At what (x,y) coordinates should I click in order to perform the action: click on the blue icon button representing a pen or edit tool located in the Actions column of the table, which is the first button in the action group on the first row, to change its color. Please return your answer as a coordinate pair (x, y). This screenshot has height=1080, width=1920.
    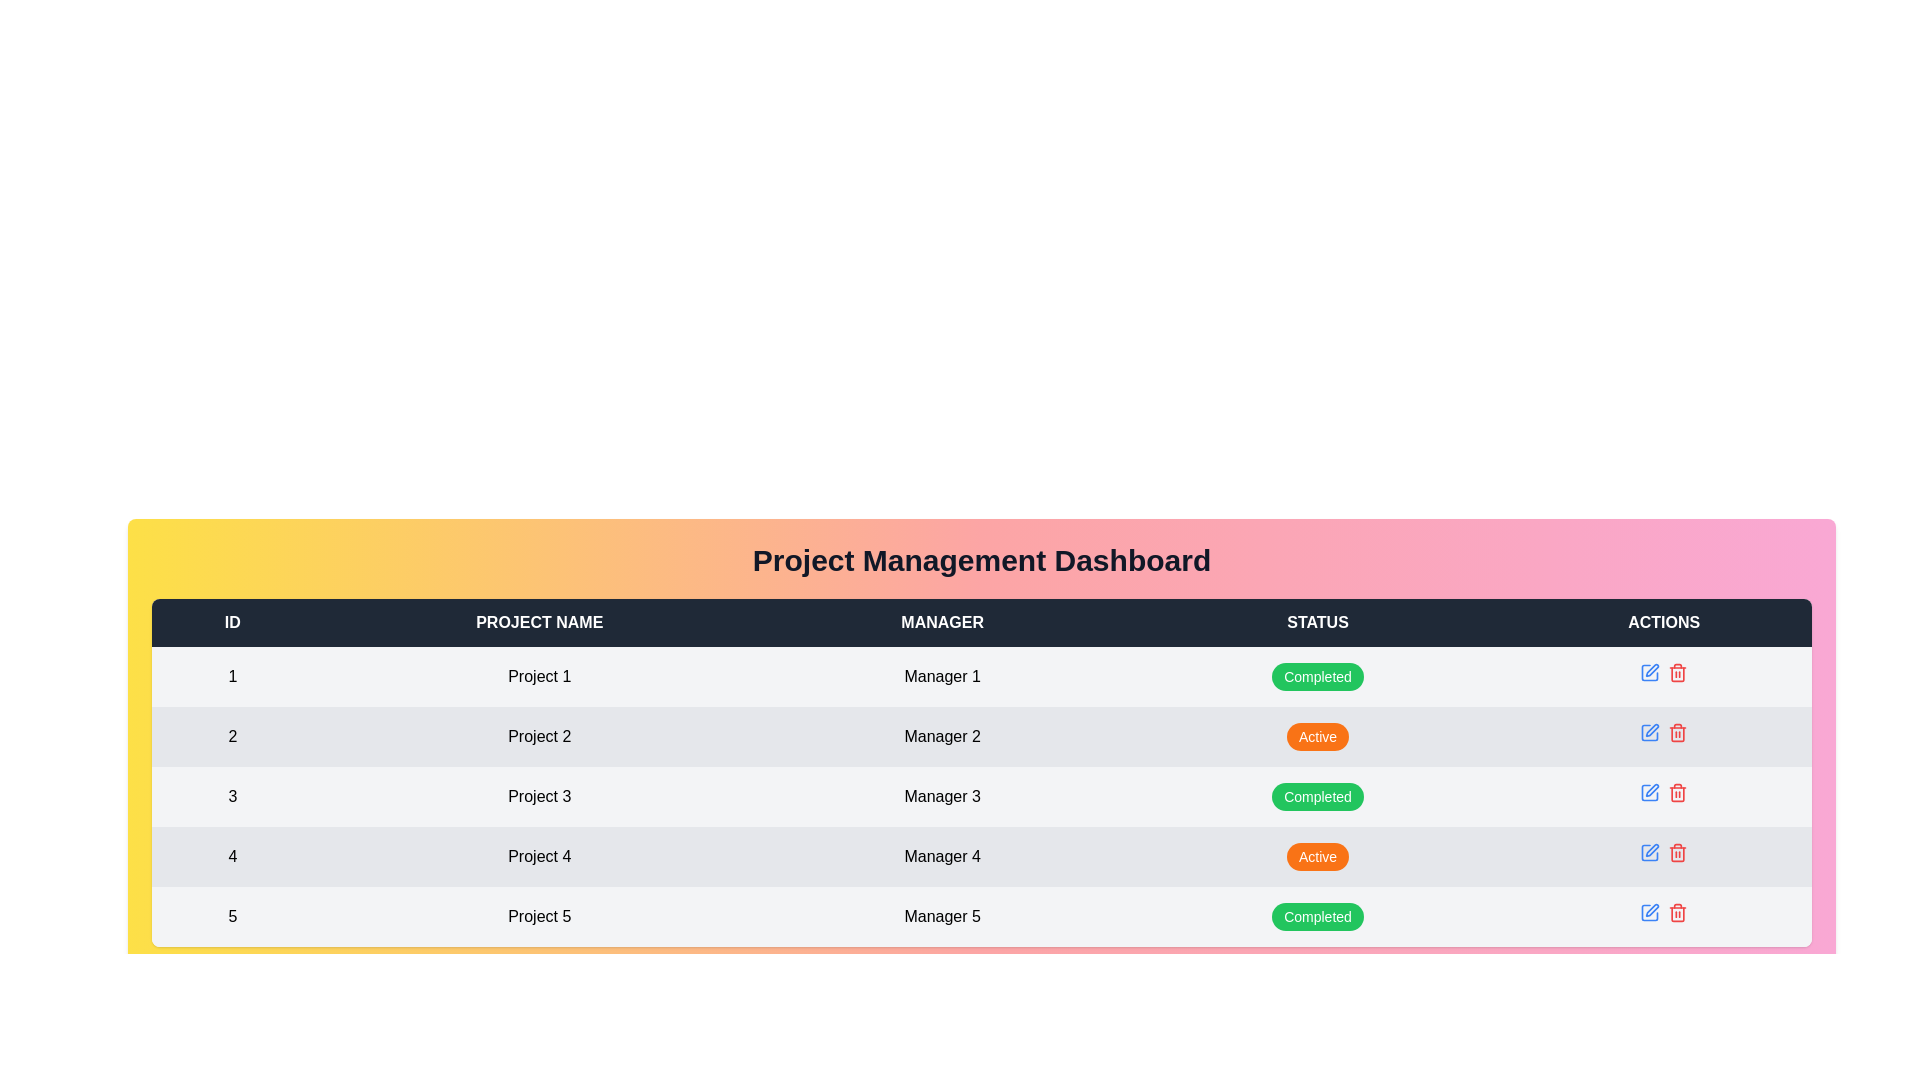
    Looking at the image, I should click on (1650, 672).